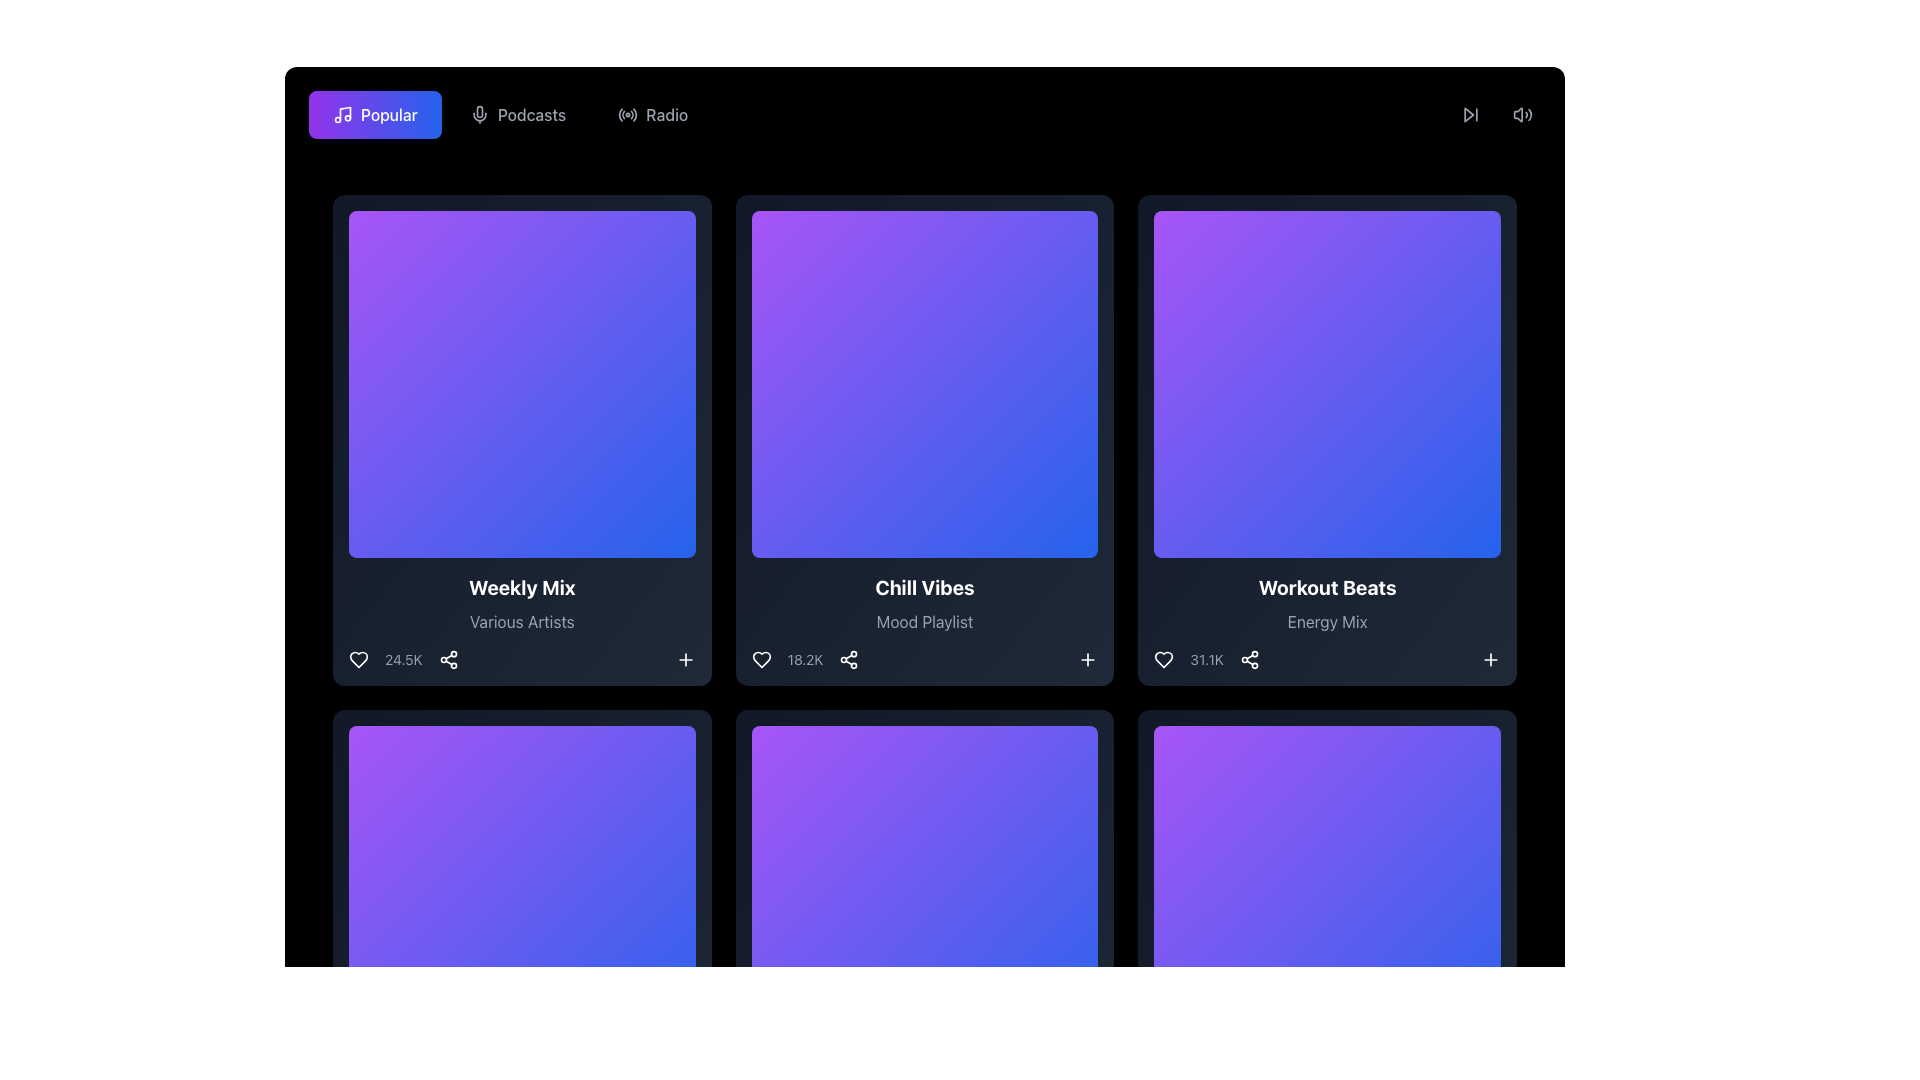 This screenshot has height=1080, width=1920. I want to click on the numerical value displayed on the text label indicating the count associated with the 'Chill Vibes' card, which is located in the horizontal row beneath the card, to the right of the heart icon and adjacent to the left of the share icon, so click(805, 659).